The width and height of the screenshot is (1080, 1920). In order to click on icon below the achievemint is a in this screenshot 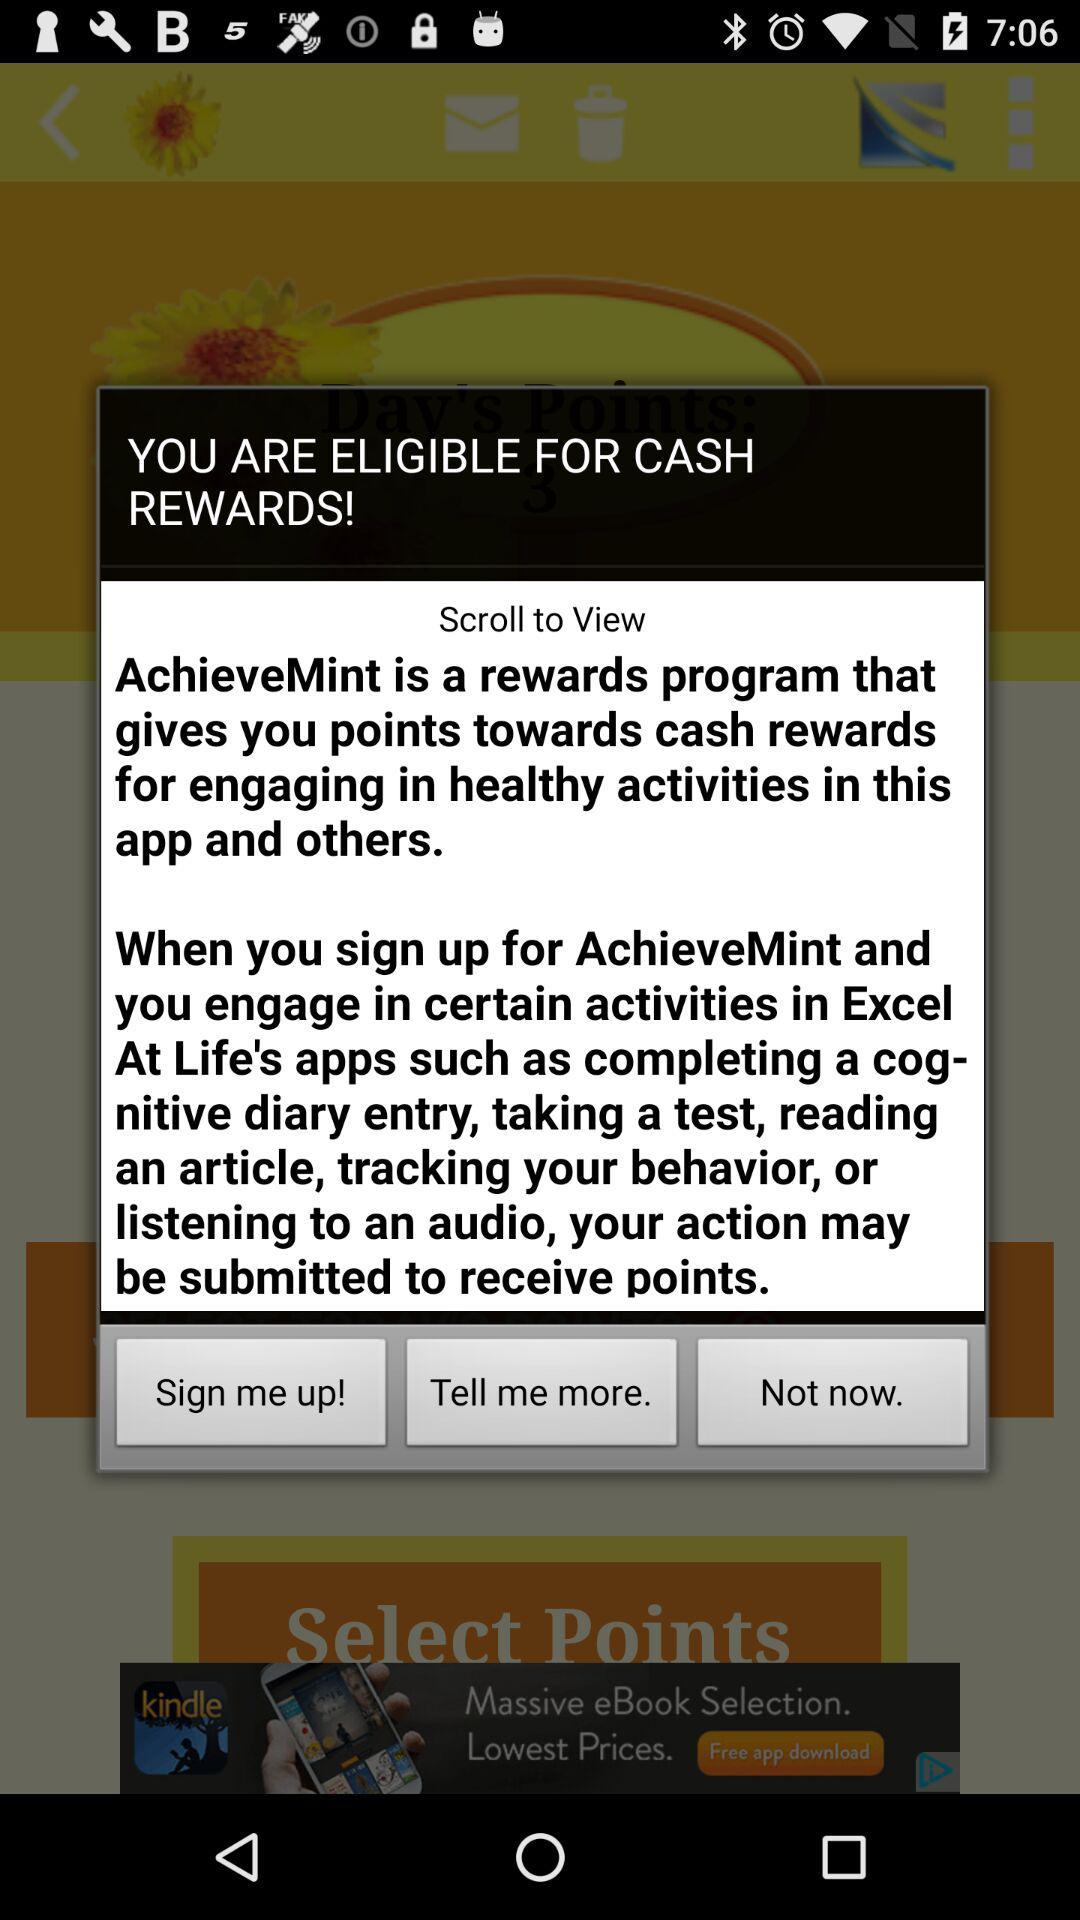, I will do `click(833, 1396)`.